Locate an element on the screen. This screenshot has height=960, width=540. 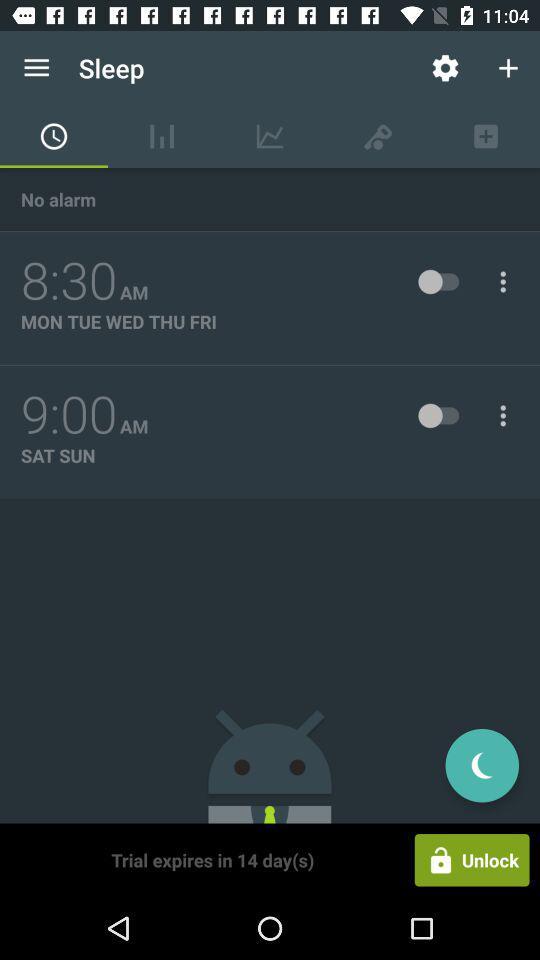
icon below mon tue wed icon is located at coordinates (68, 414).